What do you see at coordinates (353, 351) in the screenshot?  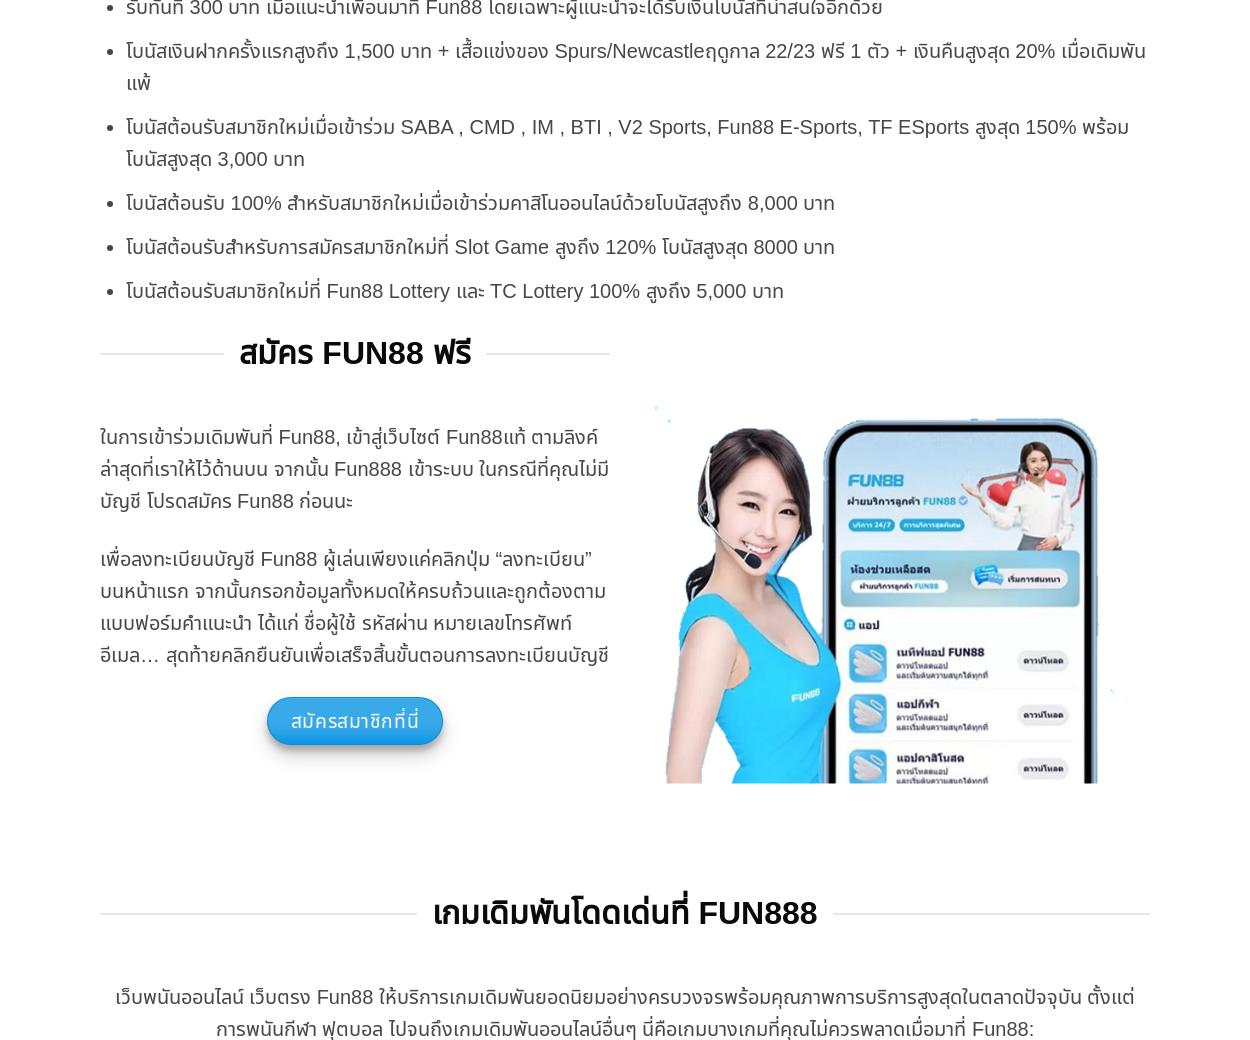 I see `'สมัคร Fun88 ฟรี'` at bounding box center [353, 351].